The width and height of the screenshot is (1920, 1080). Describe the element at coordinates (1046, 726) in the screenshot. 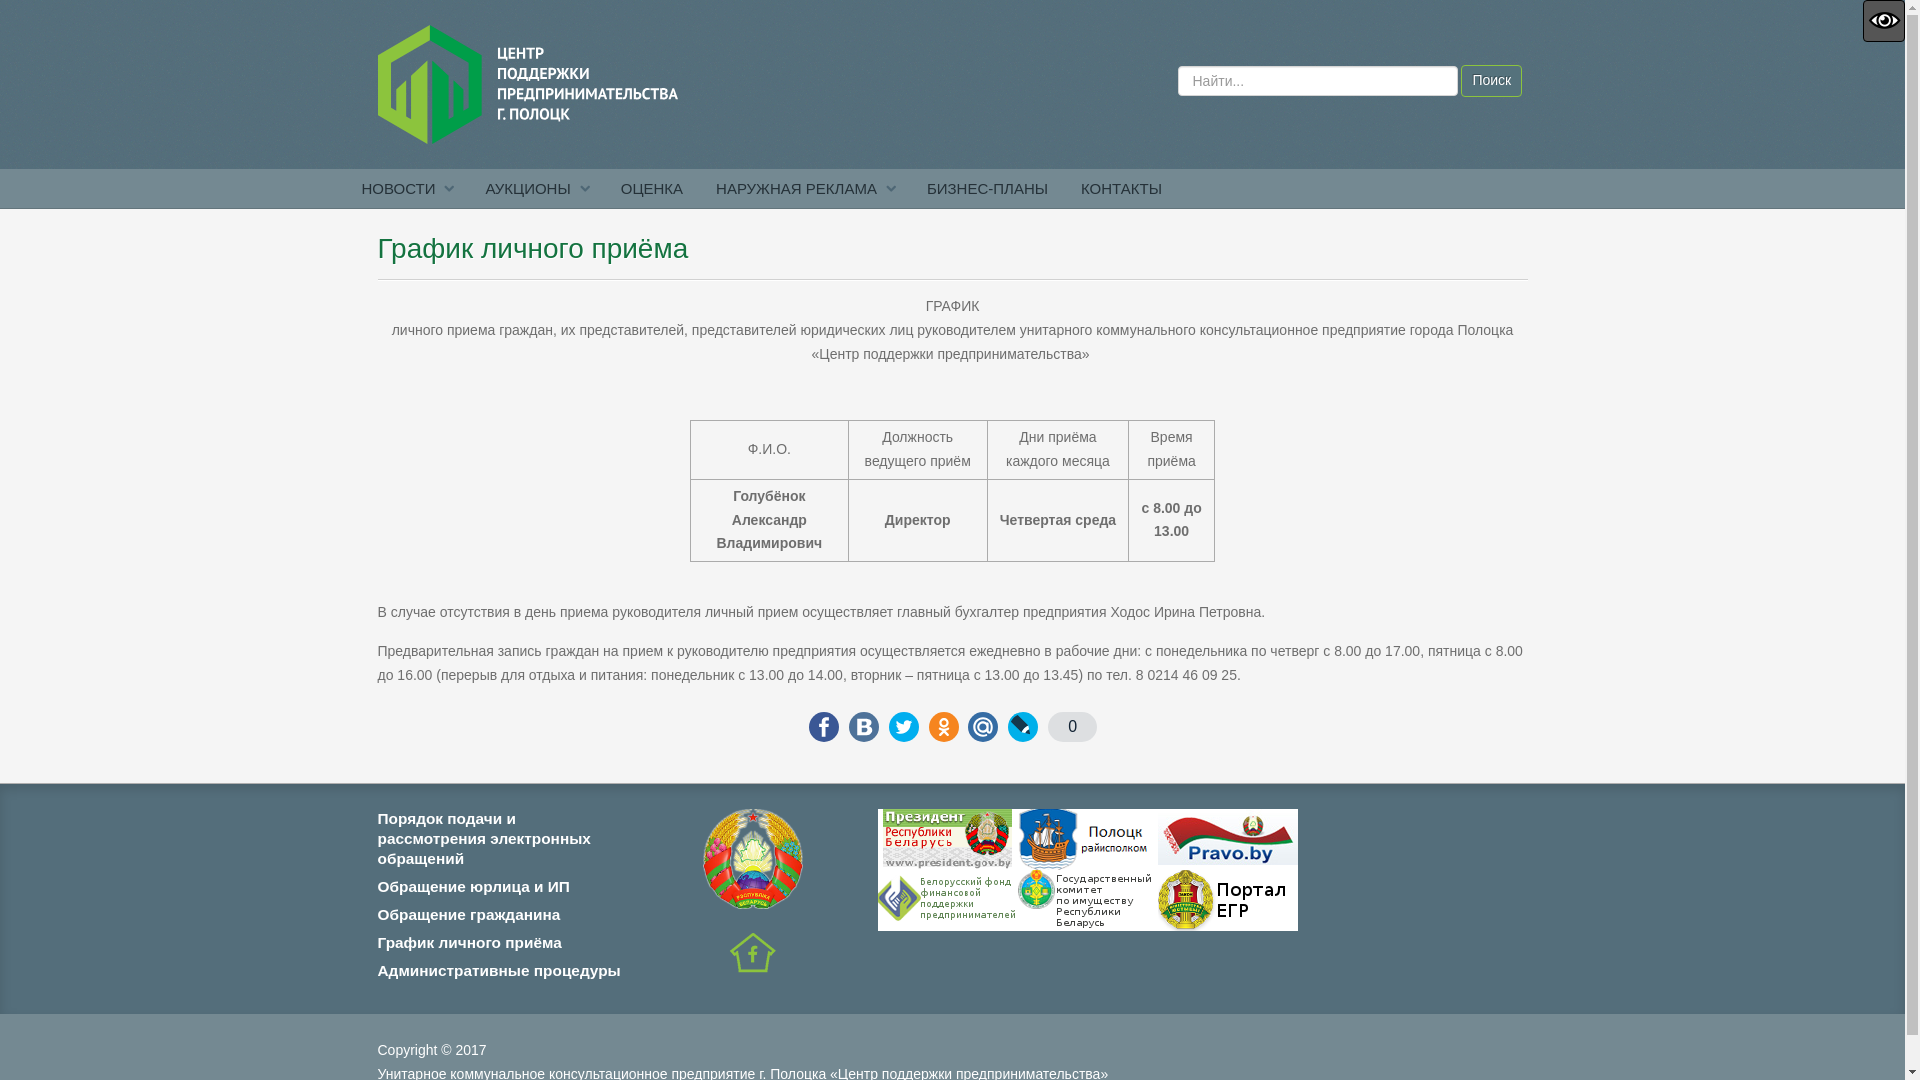

I see `'0'` at that location.